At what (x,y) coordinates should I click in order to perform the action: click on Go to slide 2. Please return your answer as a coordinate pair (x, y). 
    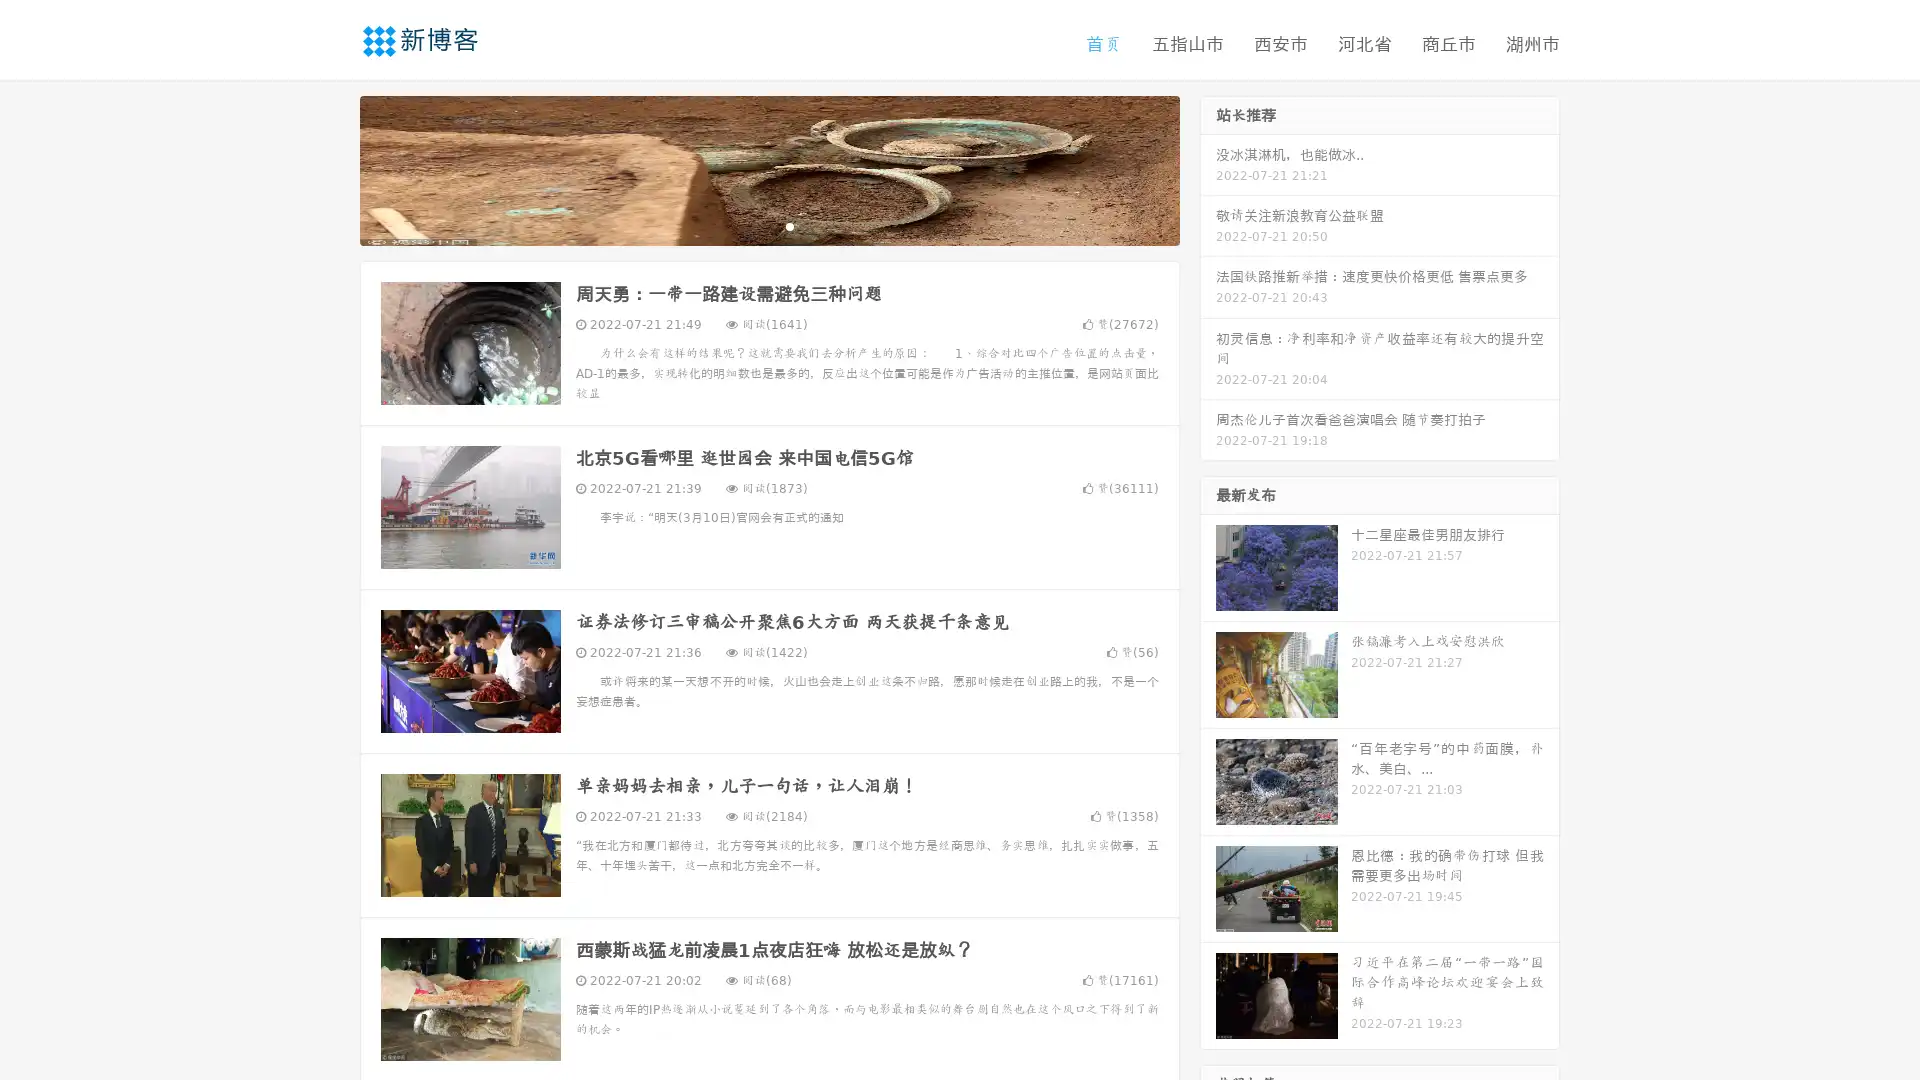
    Looking at the image, I should click on (768, 225).